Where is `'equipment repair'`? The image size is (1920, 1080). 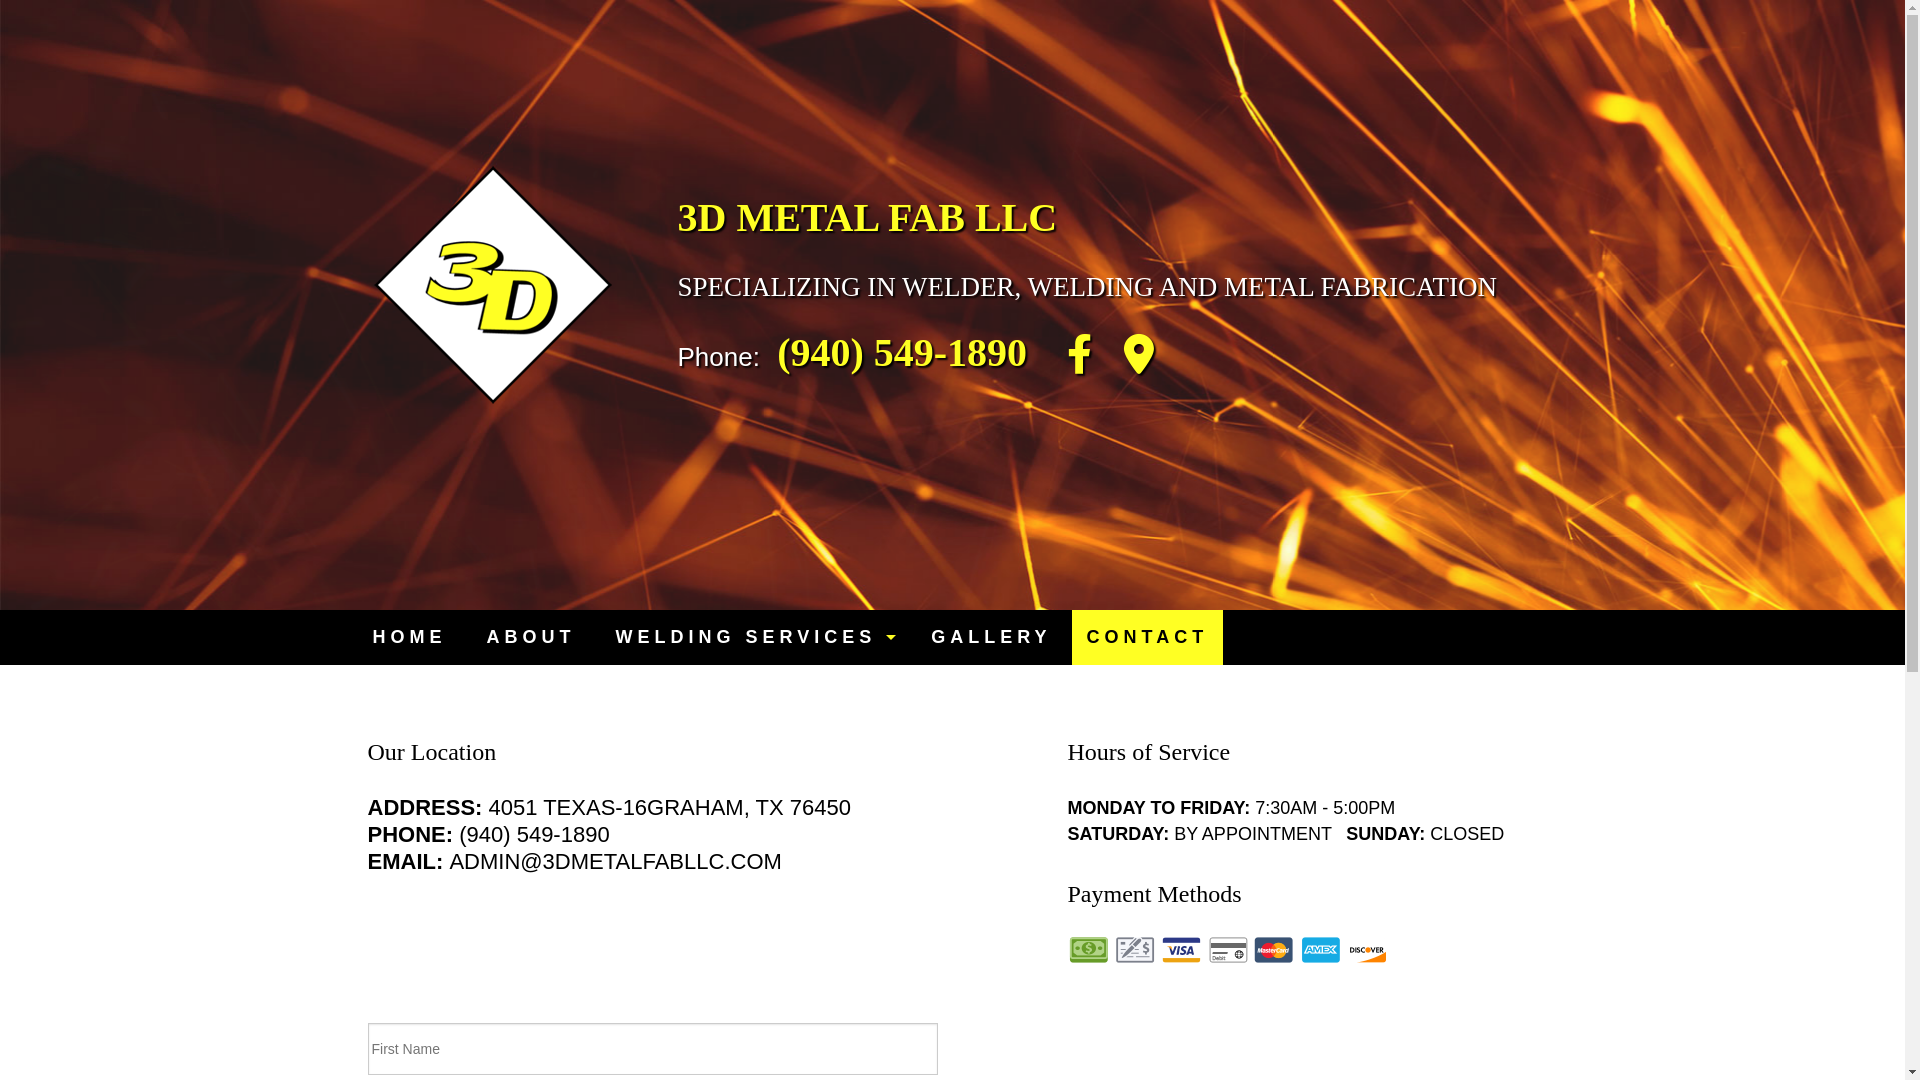
'equipment repair' is located at coordinates (752, 684).